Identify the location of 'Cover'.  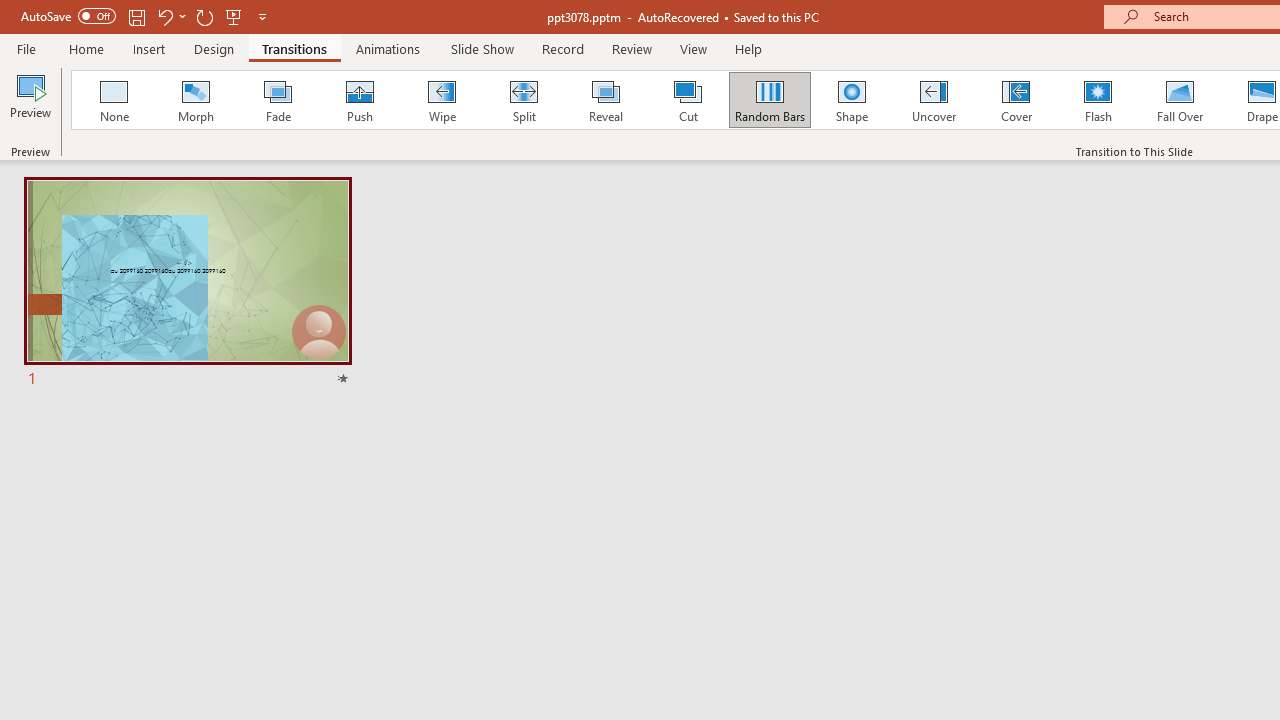
(1016, 100).